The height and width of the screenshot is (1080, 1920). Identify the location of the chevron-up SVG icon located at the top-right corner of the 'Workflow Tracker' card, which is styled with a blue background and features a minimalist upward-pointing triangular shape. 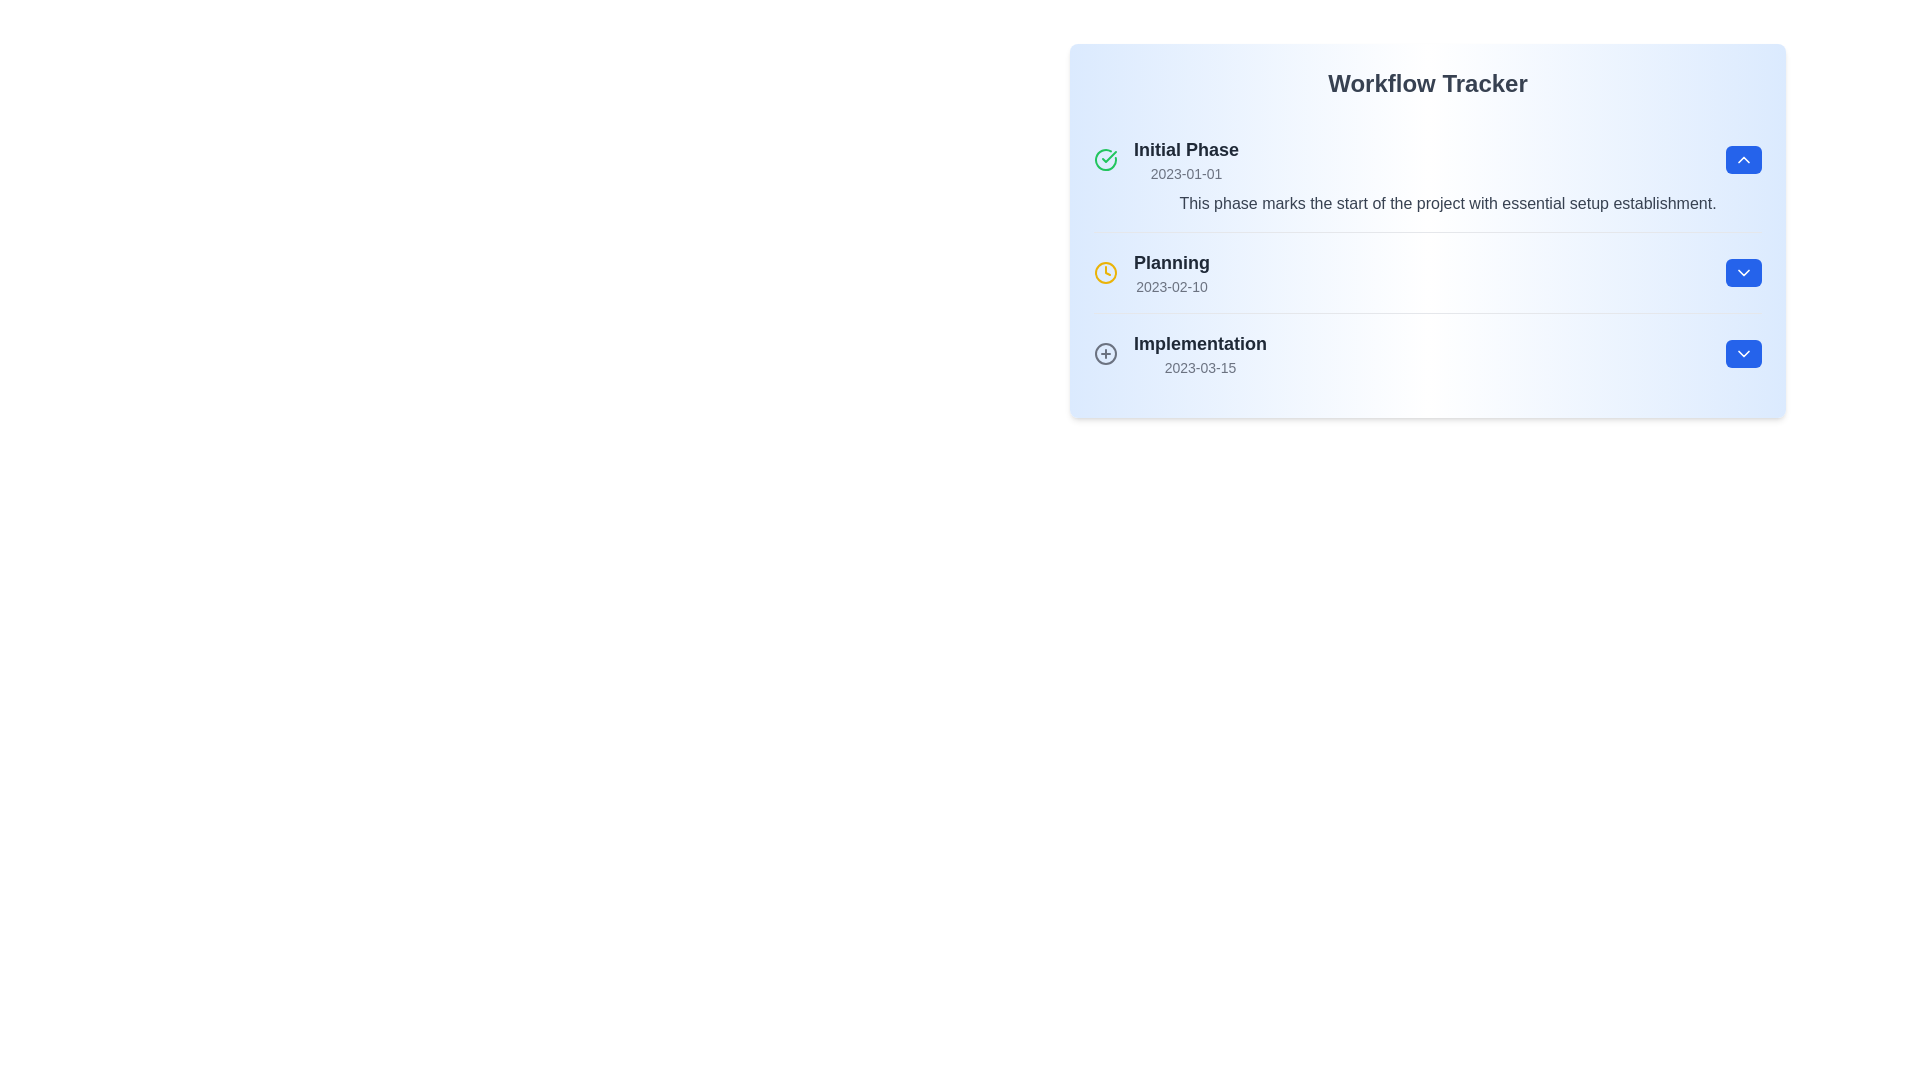
(1742, 158).